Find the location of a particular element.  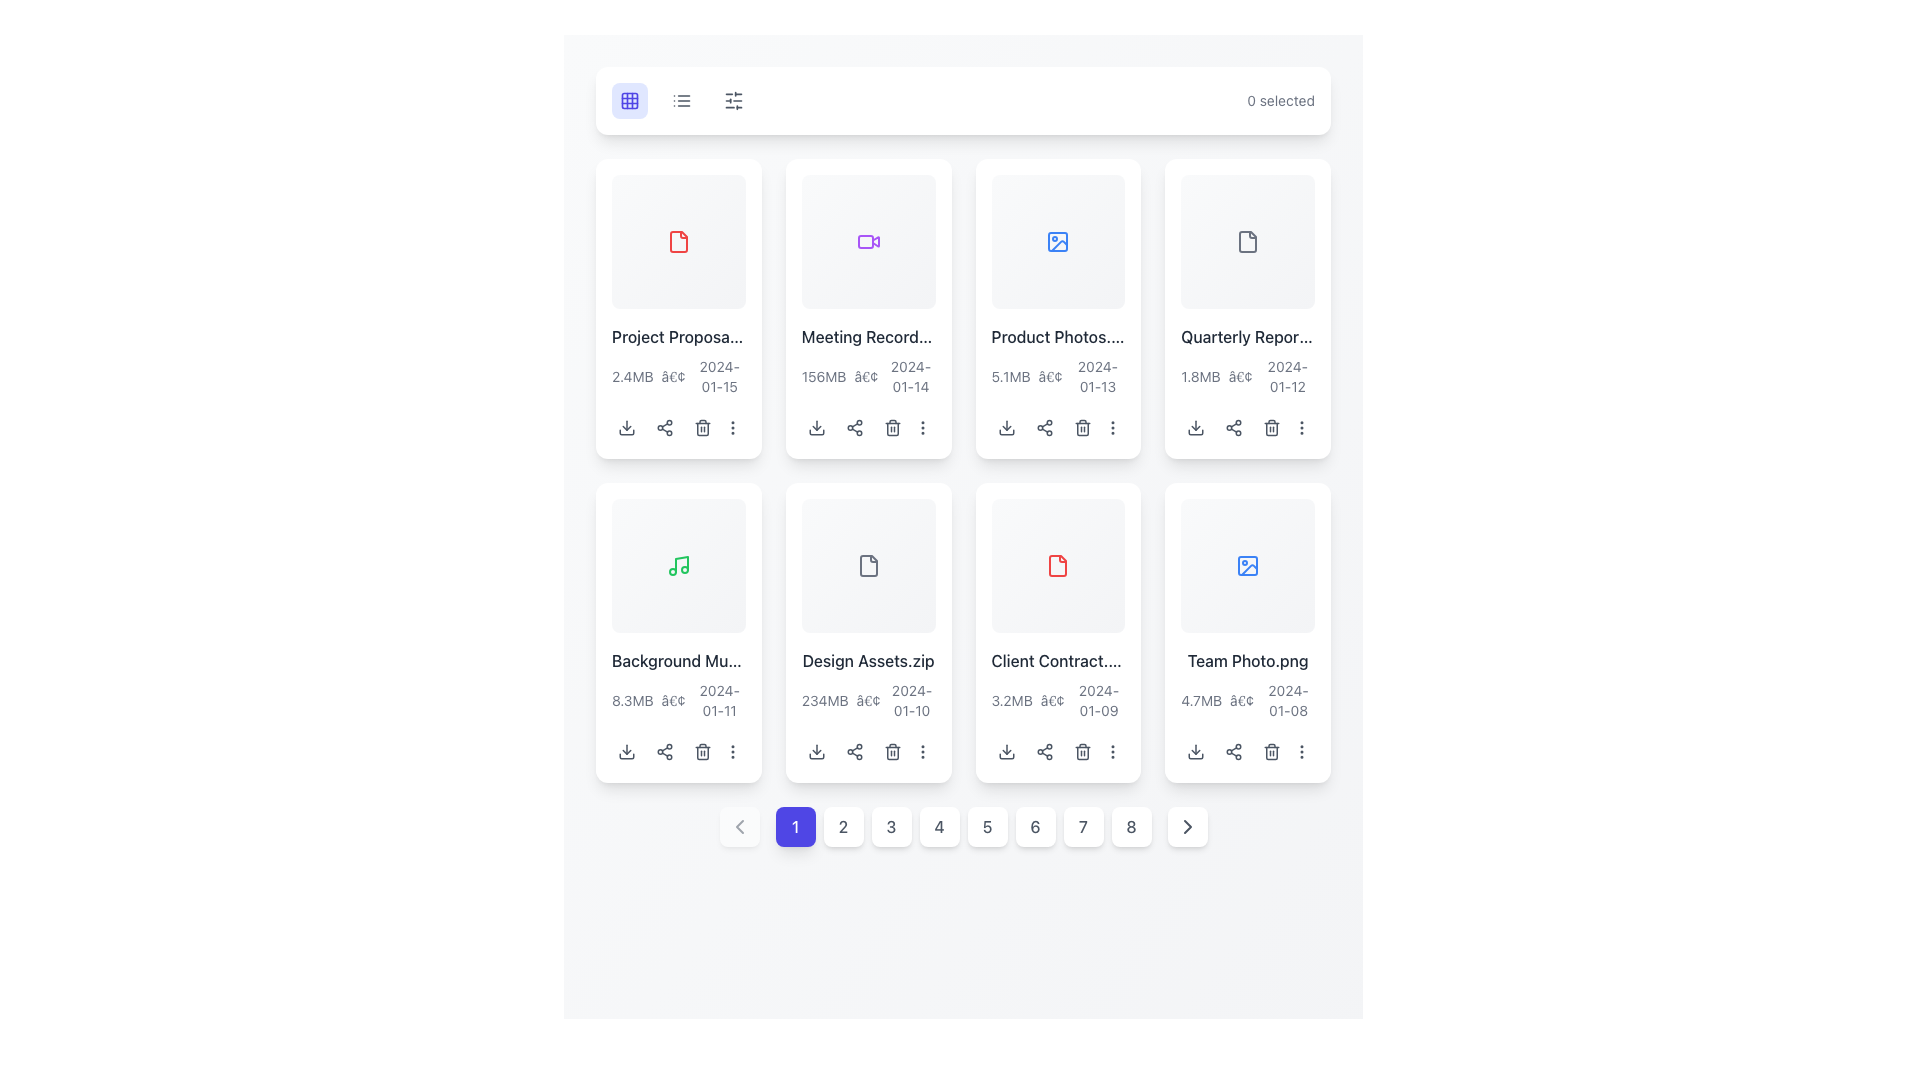

the Text Label that identifies the file name, located in the second row, fourth column of the grid layout, above the metadata text is located at coordinates (1057, 660).